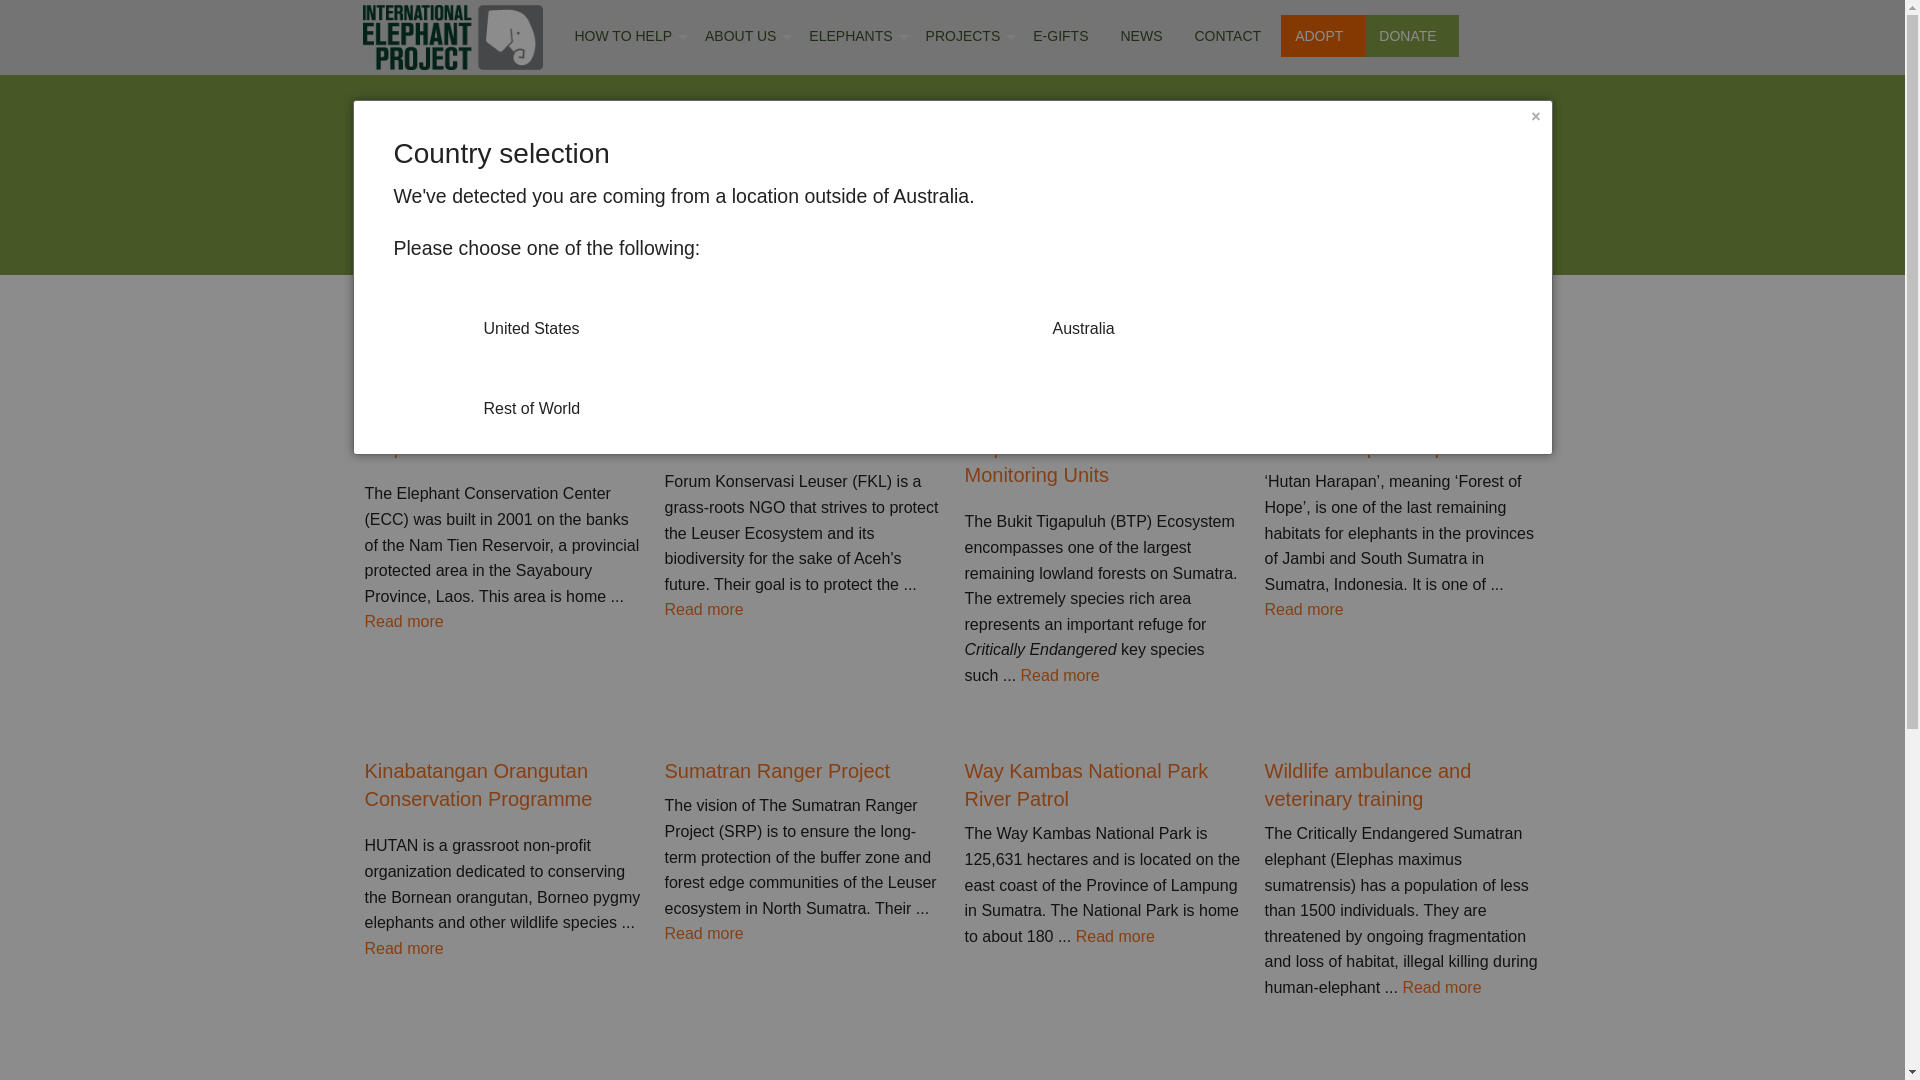 The image size is (1920, 1080). Describe the element at coordinates (1101, 461) in the screenshot. I see `'Elephant Conservation & Monitoring Units'` at that location.